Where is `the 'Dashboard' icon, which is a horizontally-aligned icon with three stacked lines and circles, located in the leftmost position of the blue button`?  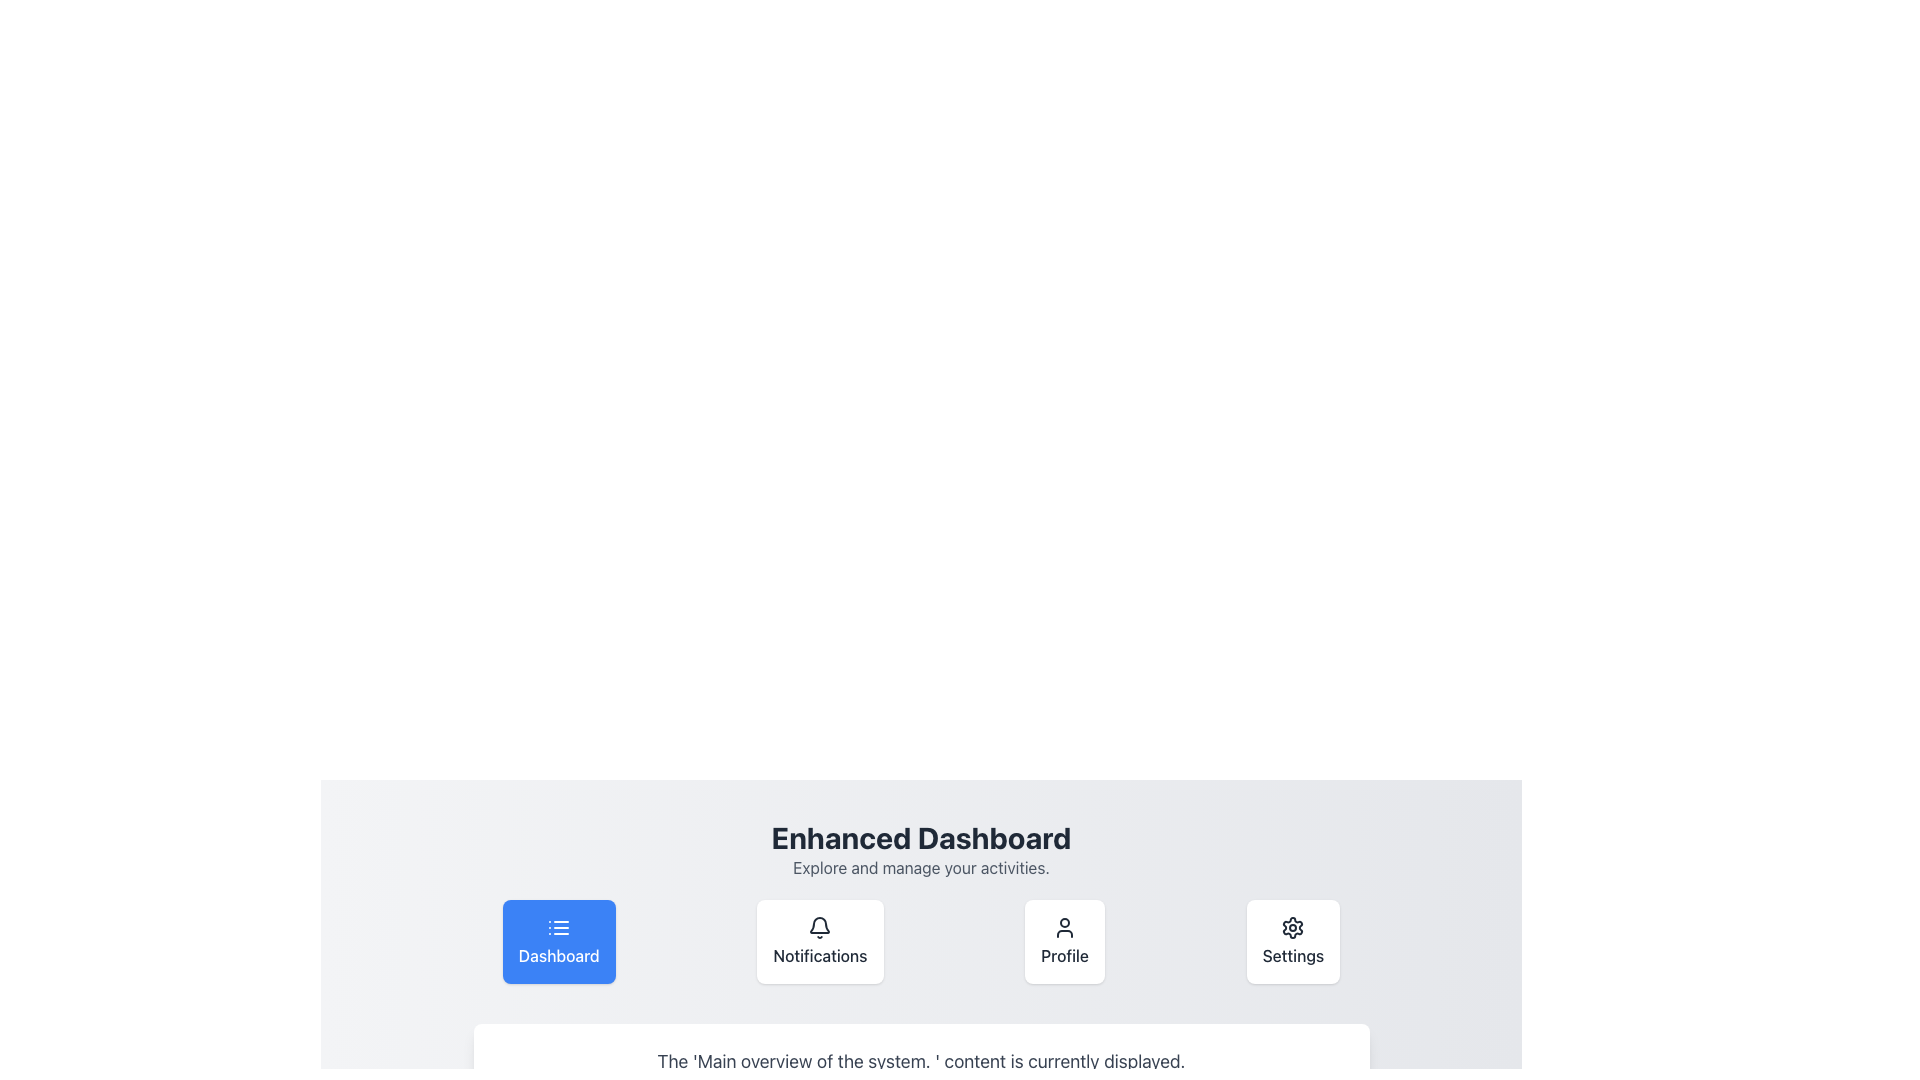 the 'Dashboard' icon, which is a horizontally-aligned icon with three stacked lines and circles, located in the leftmost position of the blue button is located at coordinates (559, 928).